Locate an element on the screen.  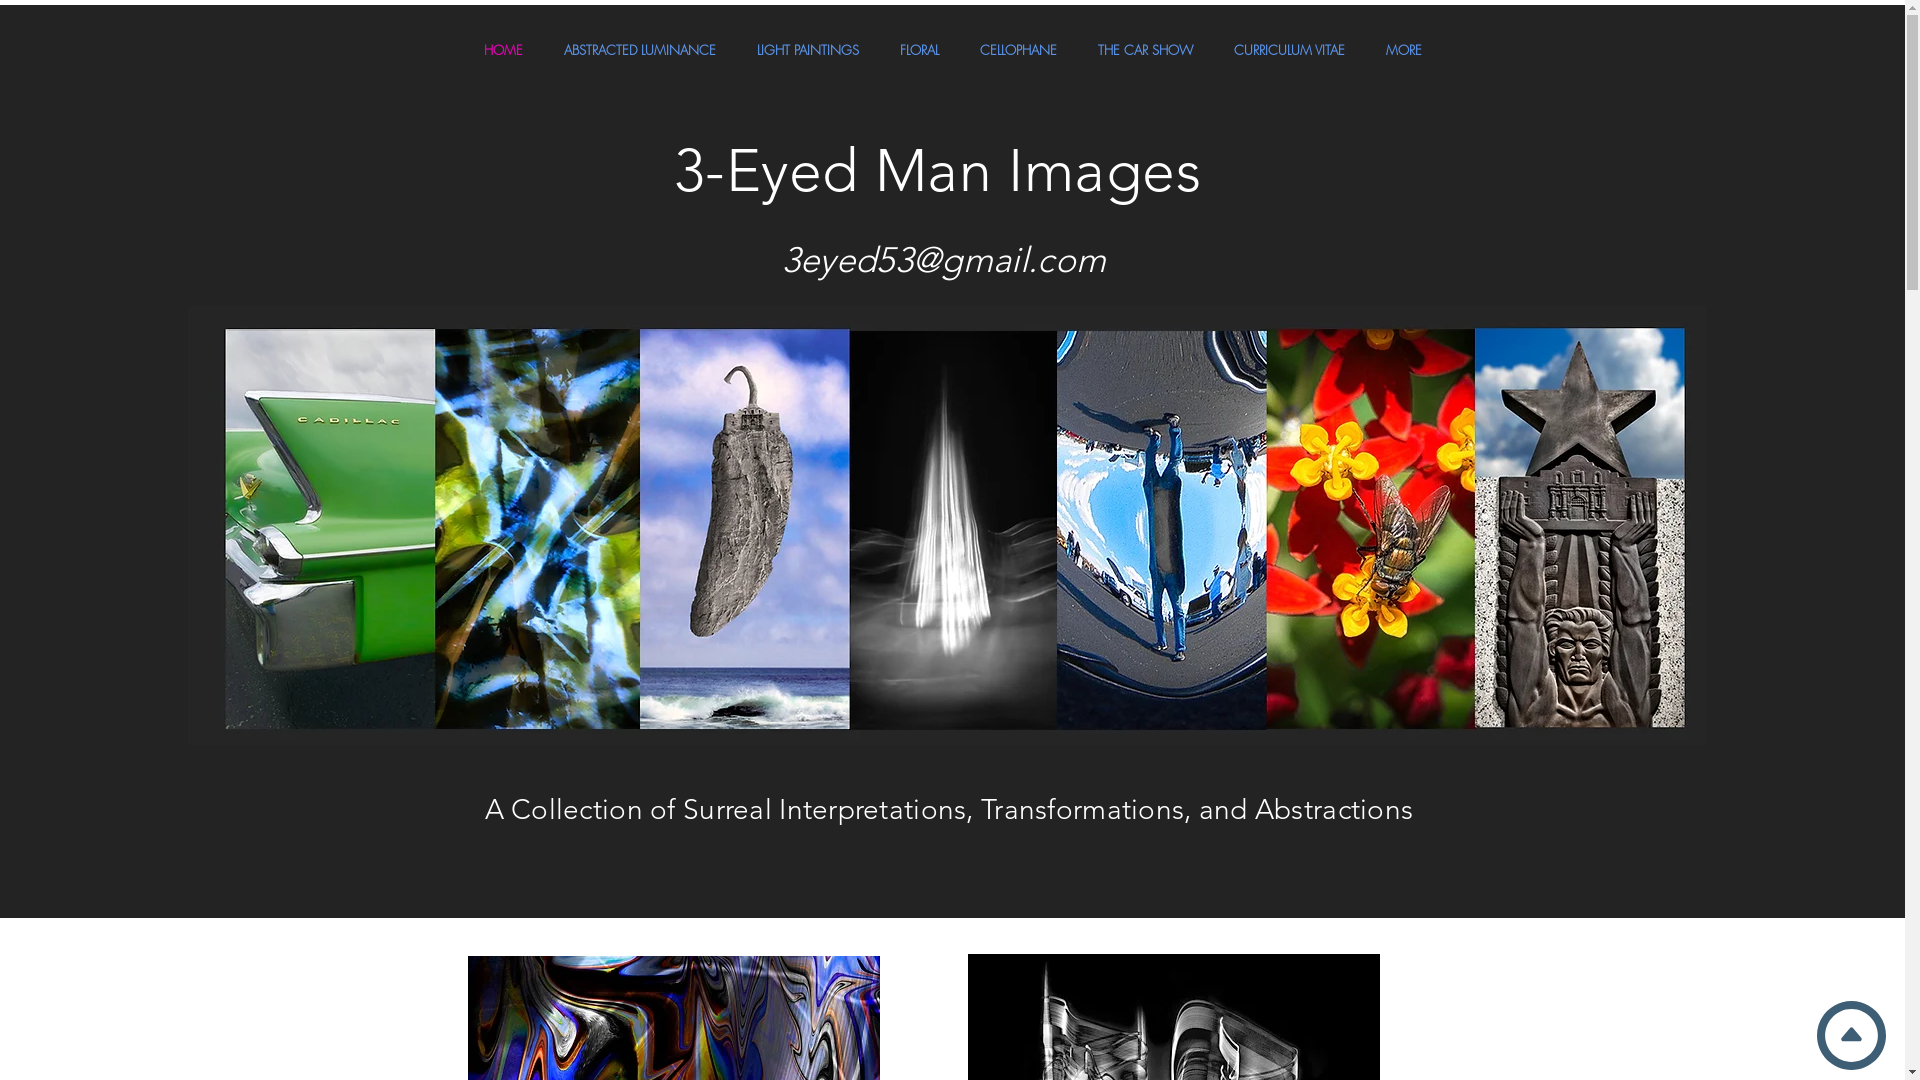
'FLORAL' is located at coordinates (919, 49).